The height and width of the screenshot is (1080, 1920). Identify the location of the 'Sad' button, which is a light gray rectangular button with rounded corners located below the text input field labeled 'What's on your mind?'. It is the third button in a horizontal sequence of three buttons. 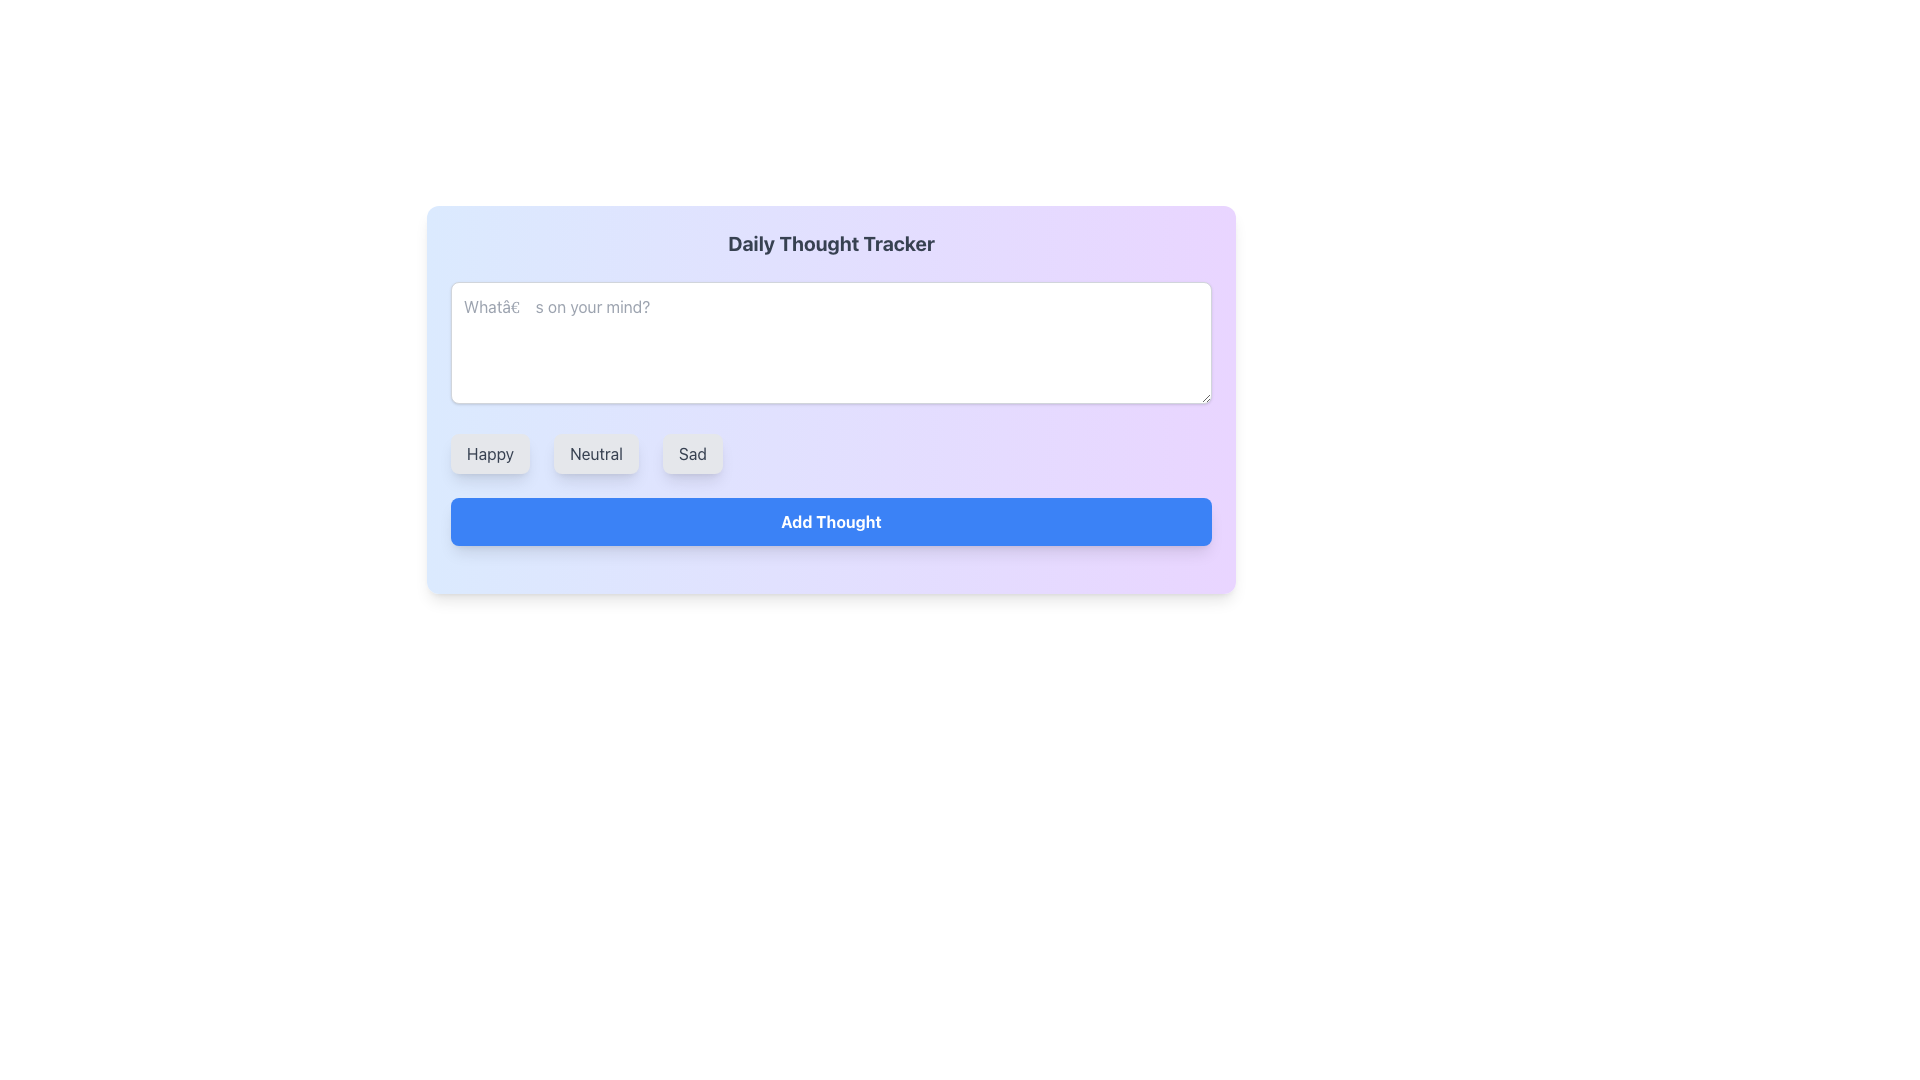
(692, 454).